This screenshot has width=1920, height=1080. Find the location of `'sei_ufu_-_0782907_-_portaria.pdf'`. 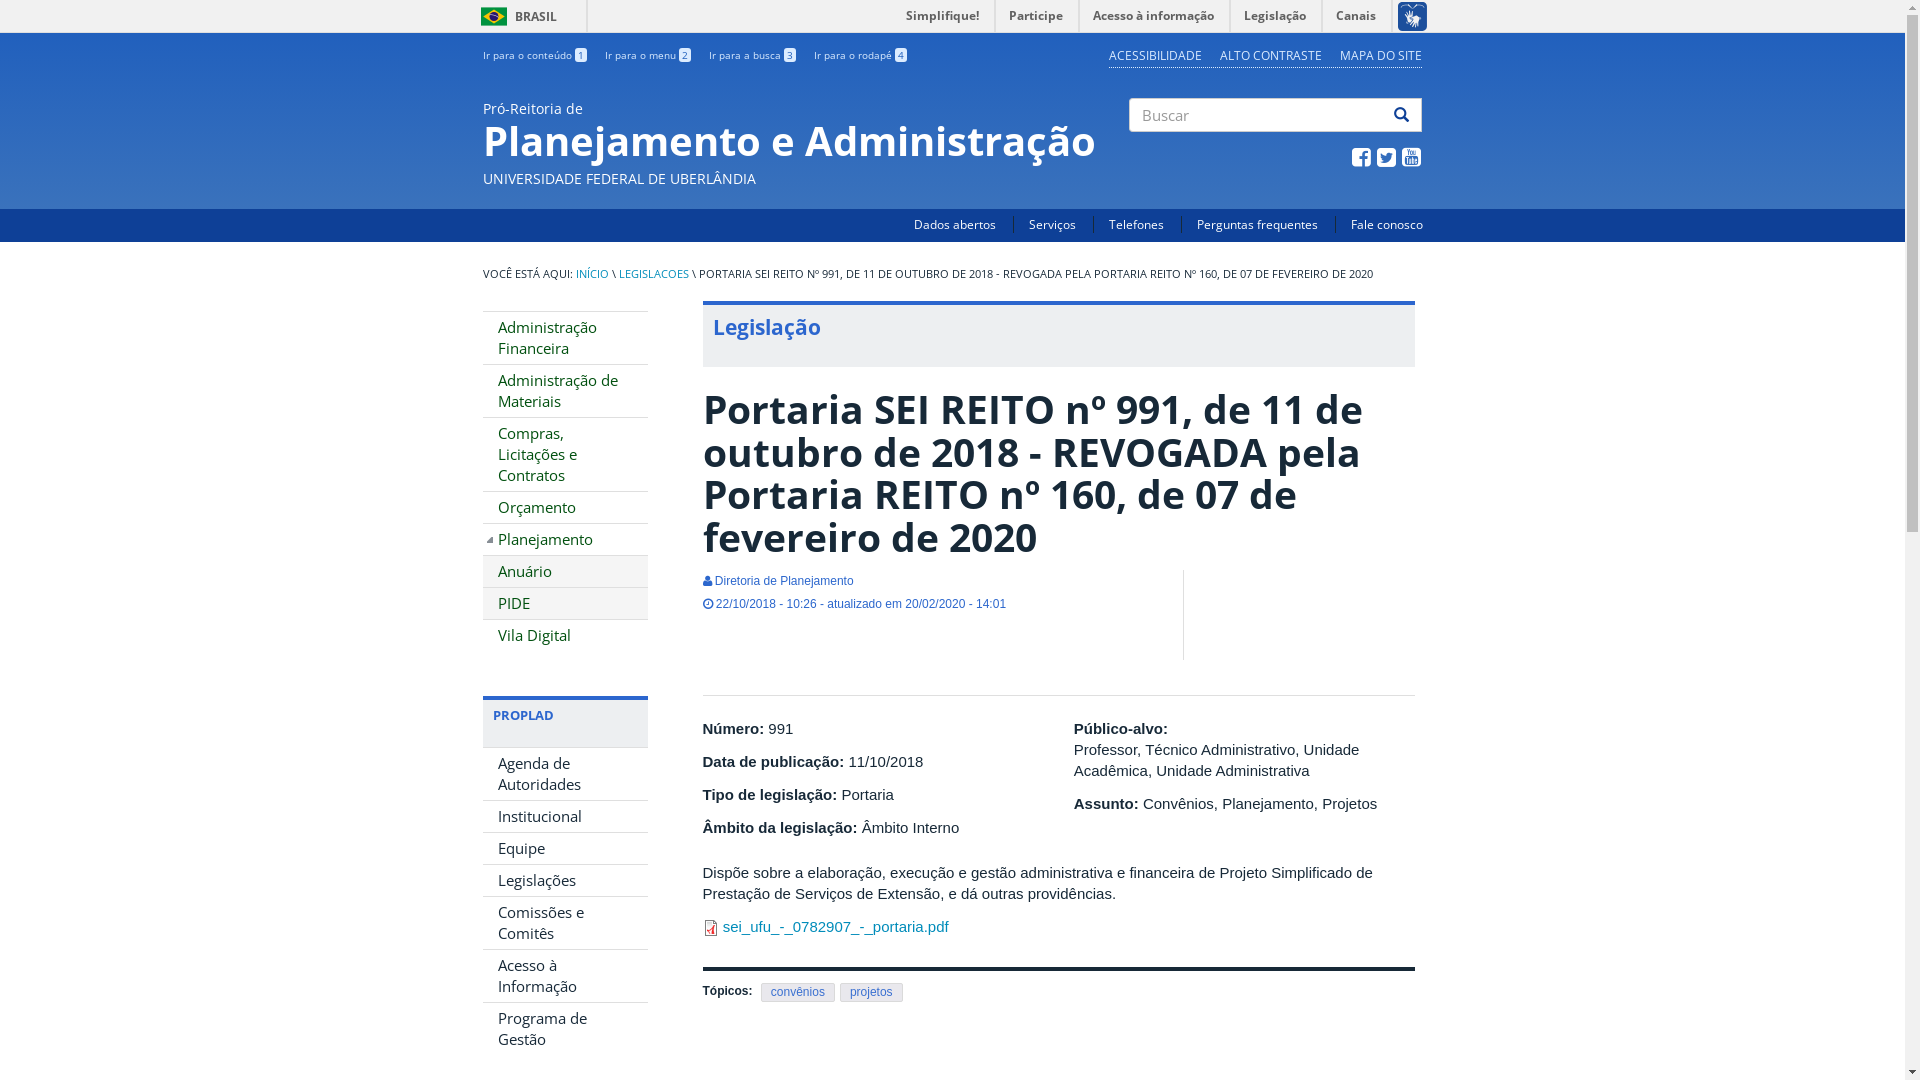

'sei_ufu_-_0782907_-_portaria.pdf' is located at coordinates (835, 926).